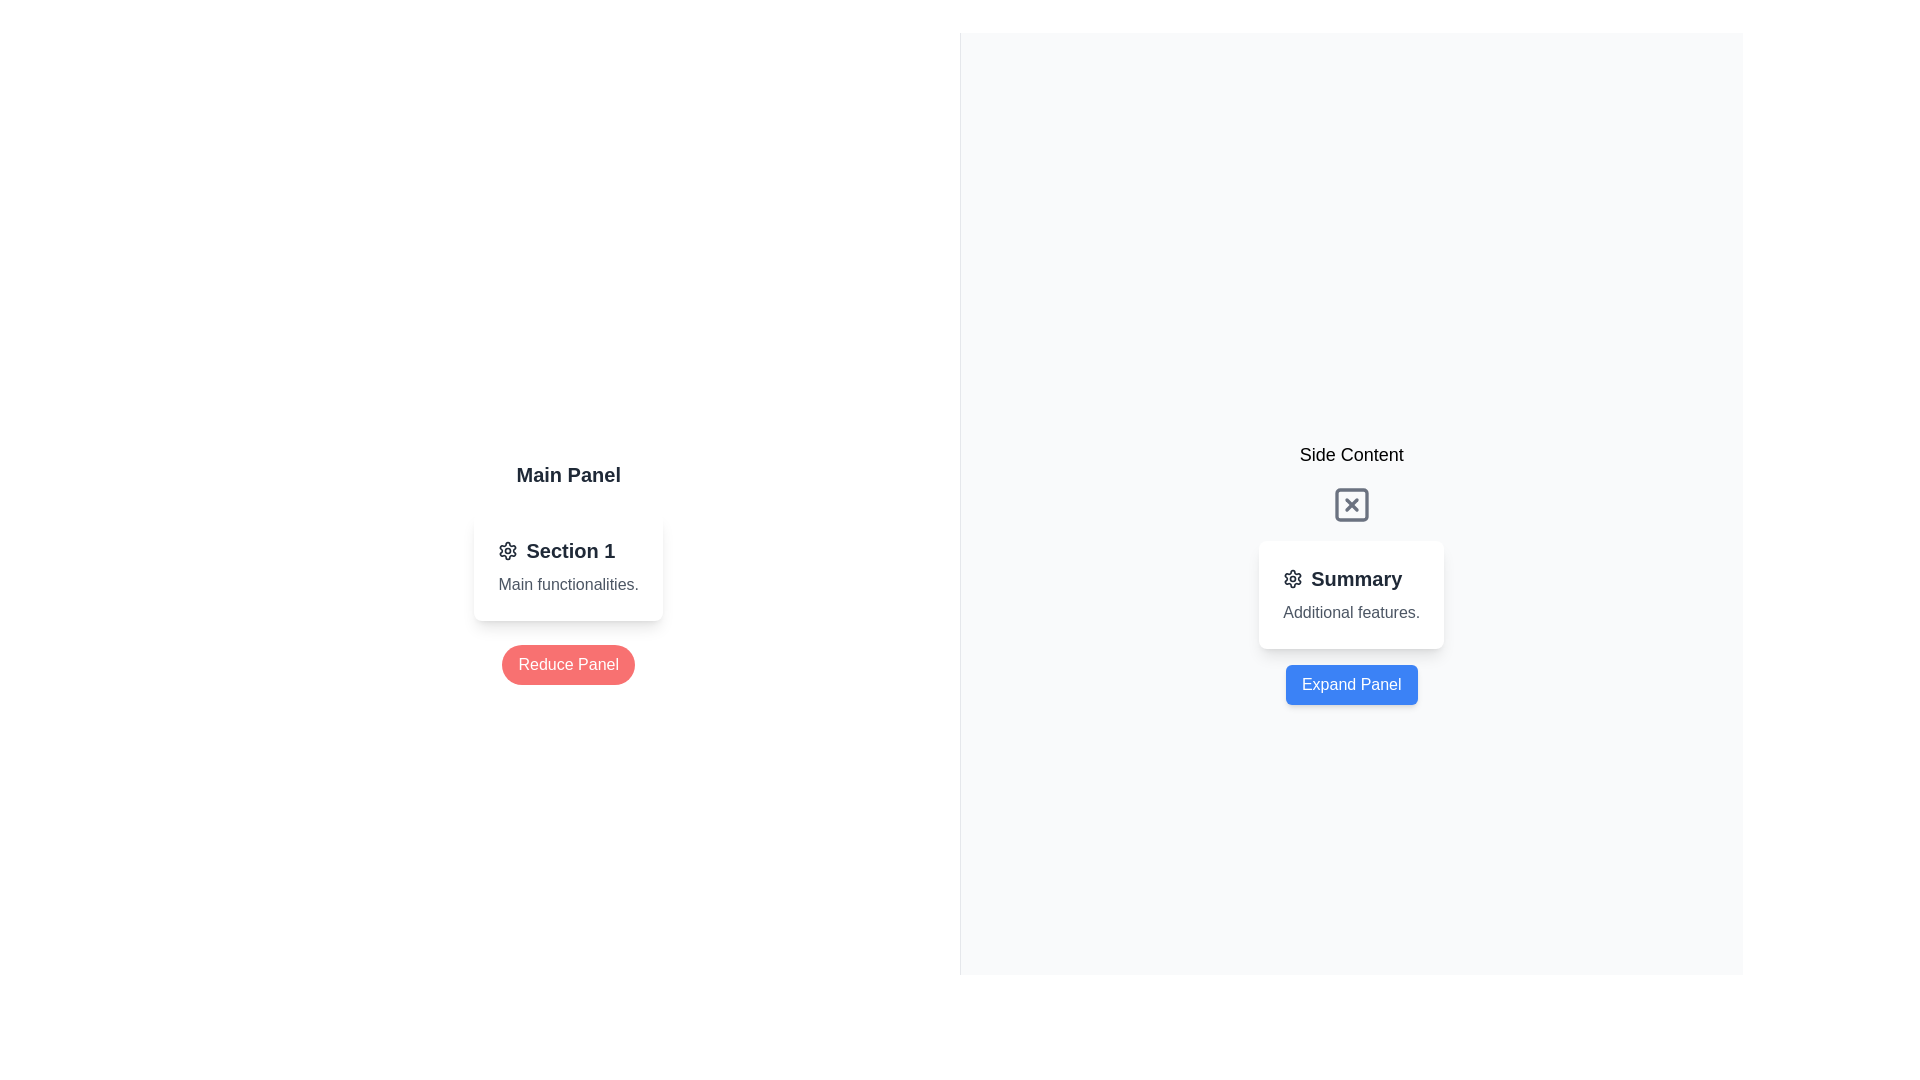 Image resolution: width=1920 pixels, height=1080 pixels. I want to click on the informational card that summarizes additional features, positioned in the center area of the right panel, below the heading 'Side Content', so click(1351, 593).